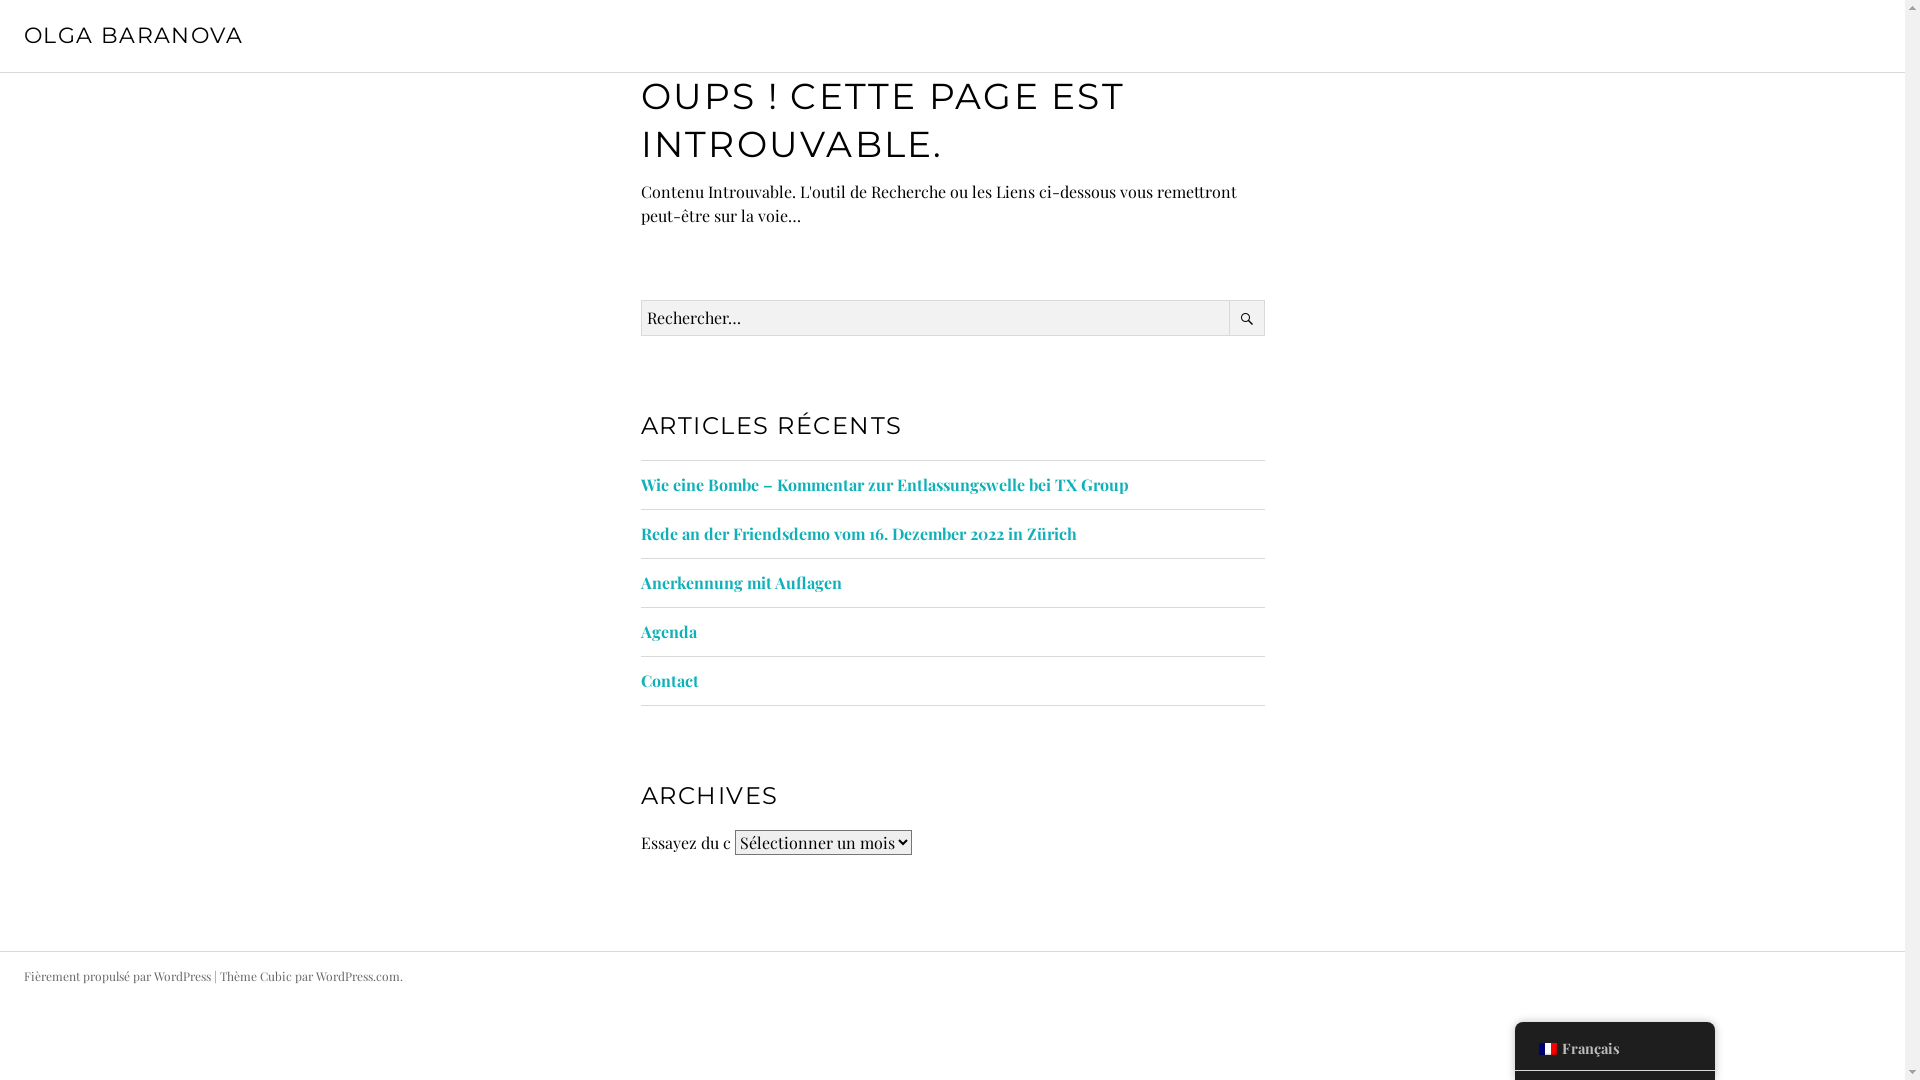 The image size is (1920, 1080). I want to click on 'Anerkennung mit Auflagen', so click(739, 582).